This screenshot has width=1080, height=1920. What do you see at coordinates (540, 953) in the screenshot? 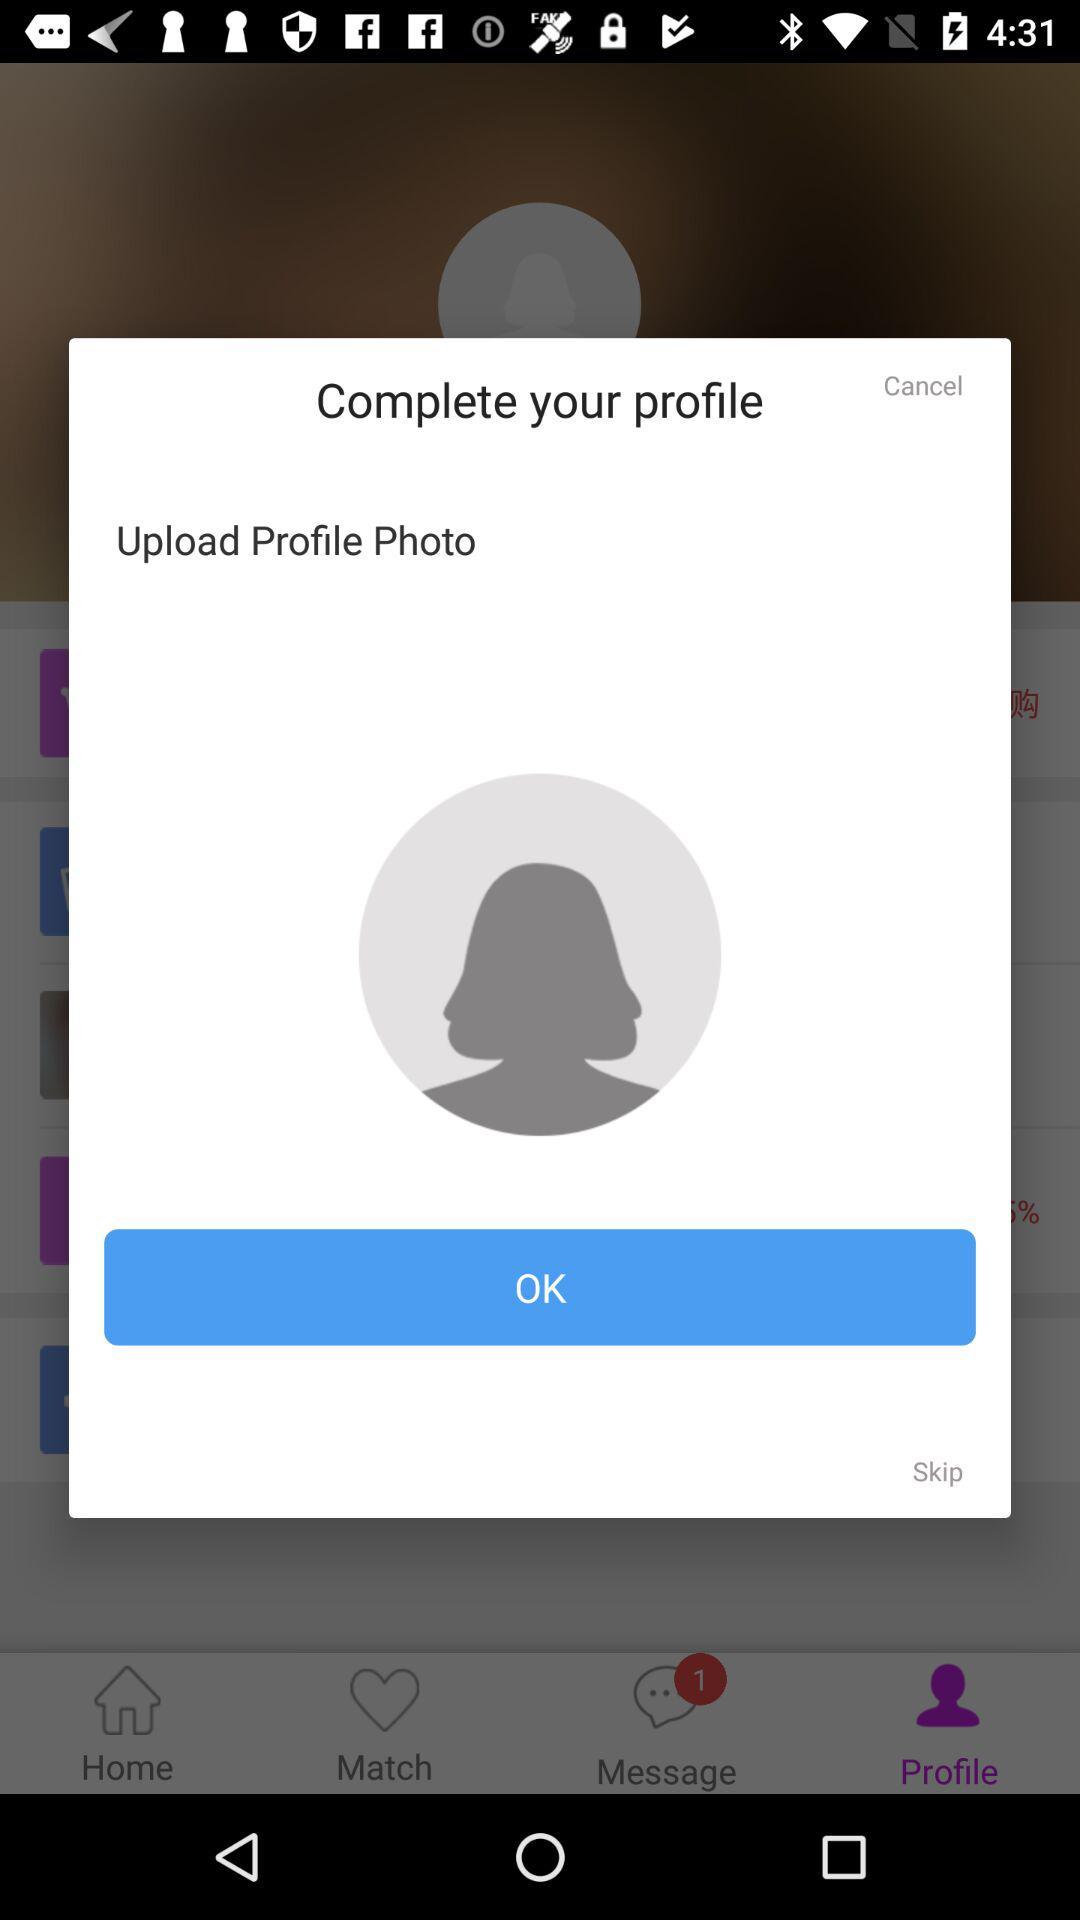
I see `upload profile picture` at bounding box center [540, 953].